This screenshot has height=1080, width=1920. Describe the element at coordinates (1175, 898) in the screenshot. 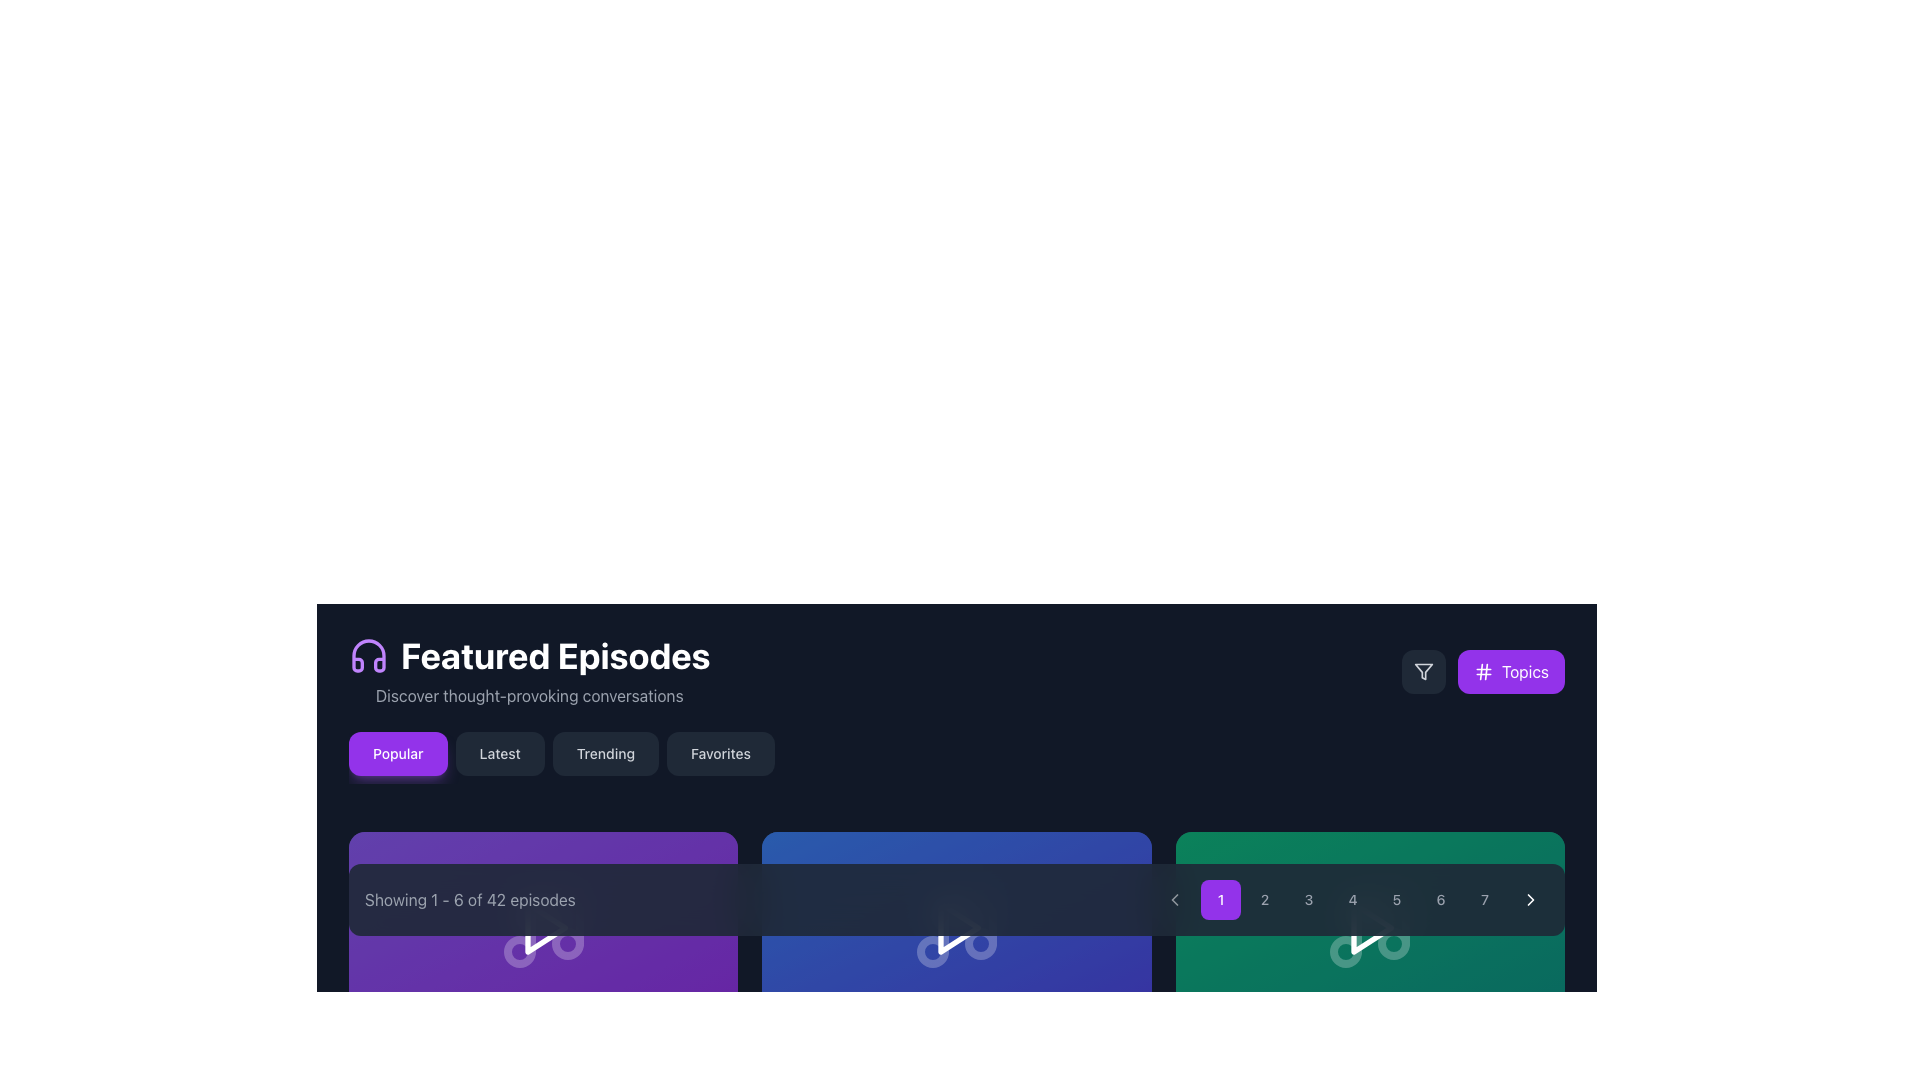

I see `the 'previous page' navigation button icon located in the pagination section of the navigation bar` at that location.